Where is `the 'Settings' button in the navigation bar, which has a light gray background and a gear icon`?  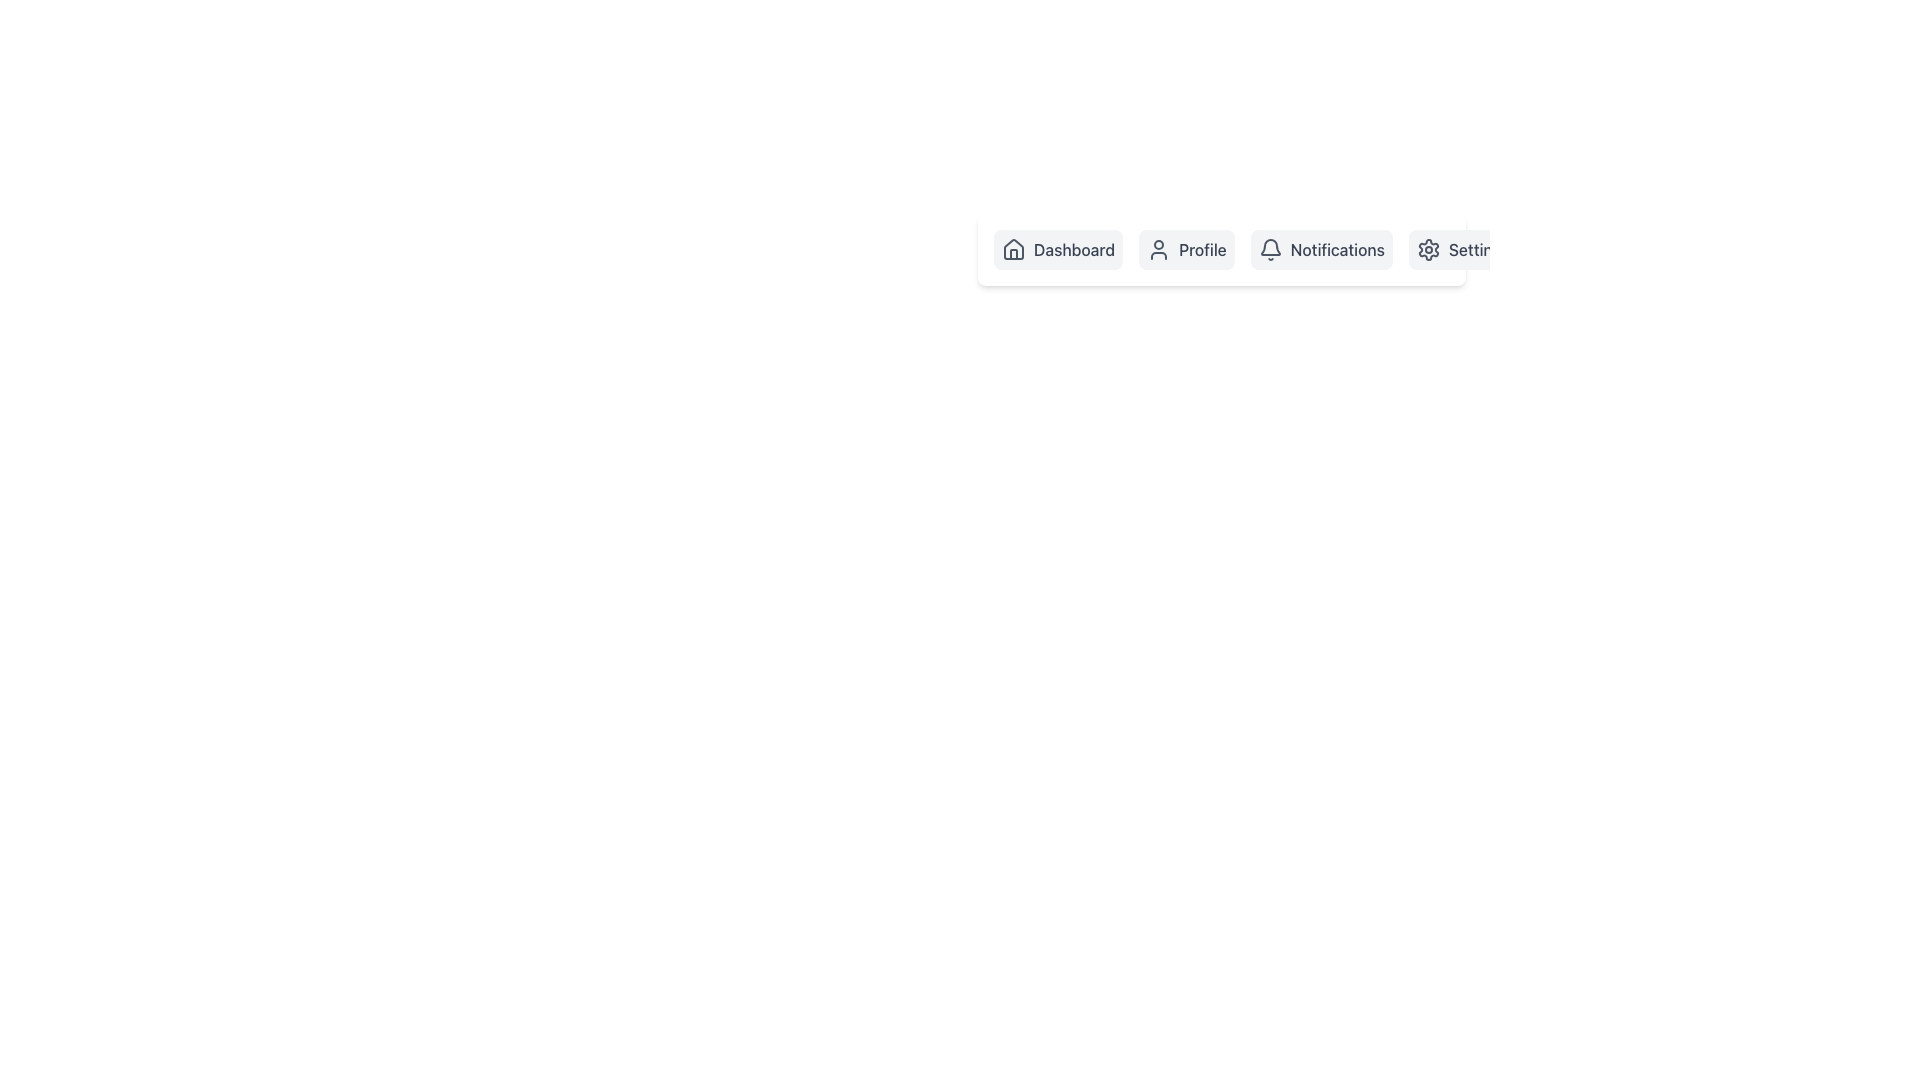
the 'Settings' button in the navigation bar, which has a light gray background and a gear icon is located at coordinates (1463, 249).